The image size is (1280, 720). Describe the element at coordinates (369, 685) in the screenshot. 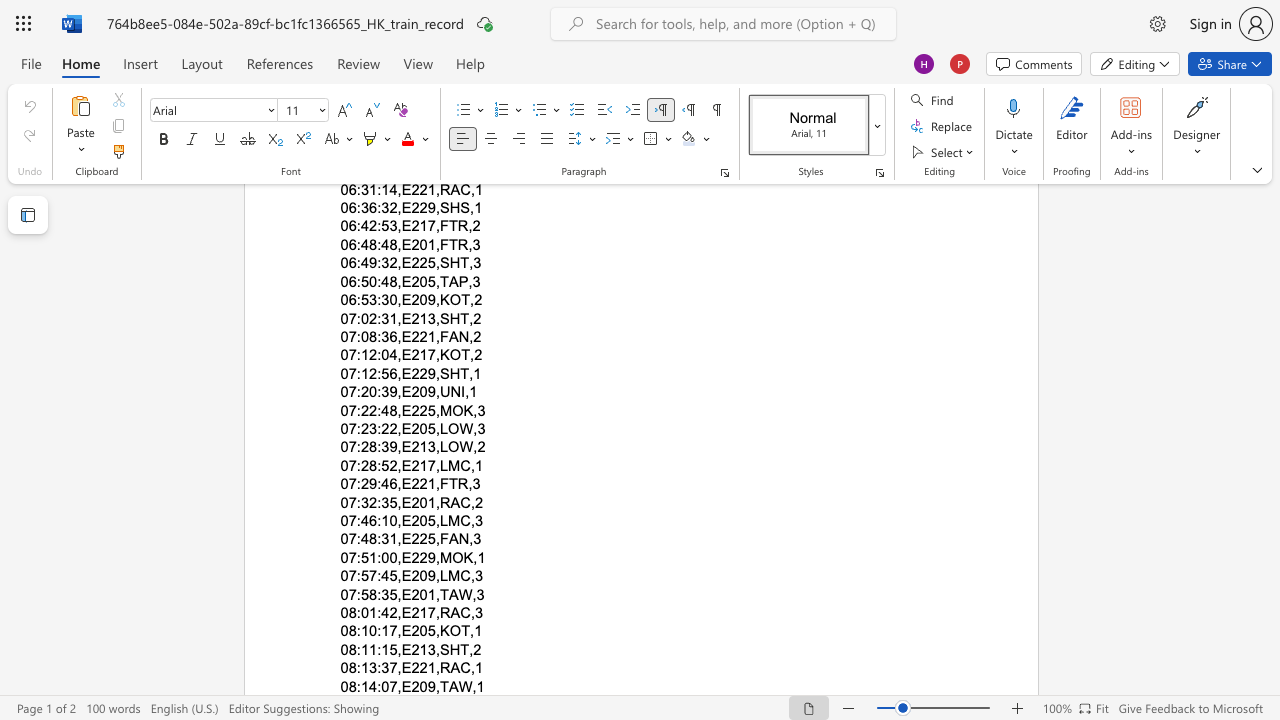

I see `the subset text "4:07,E209," within the text "08:14:07,E209,TAW,1"` at that location.